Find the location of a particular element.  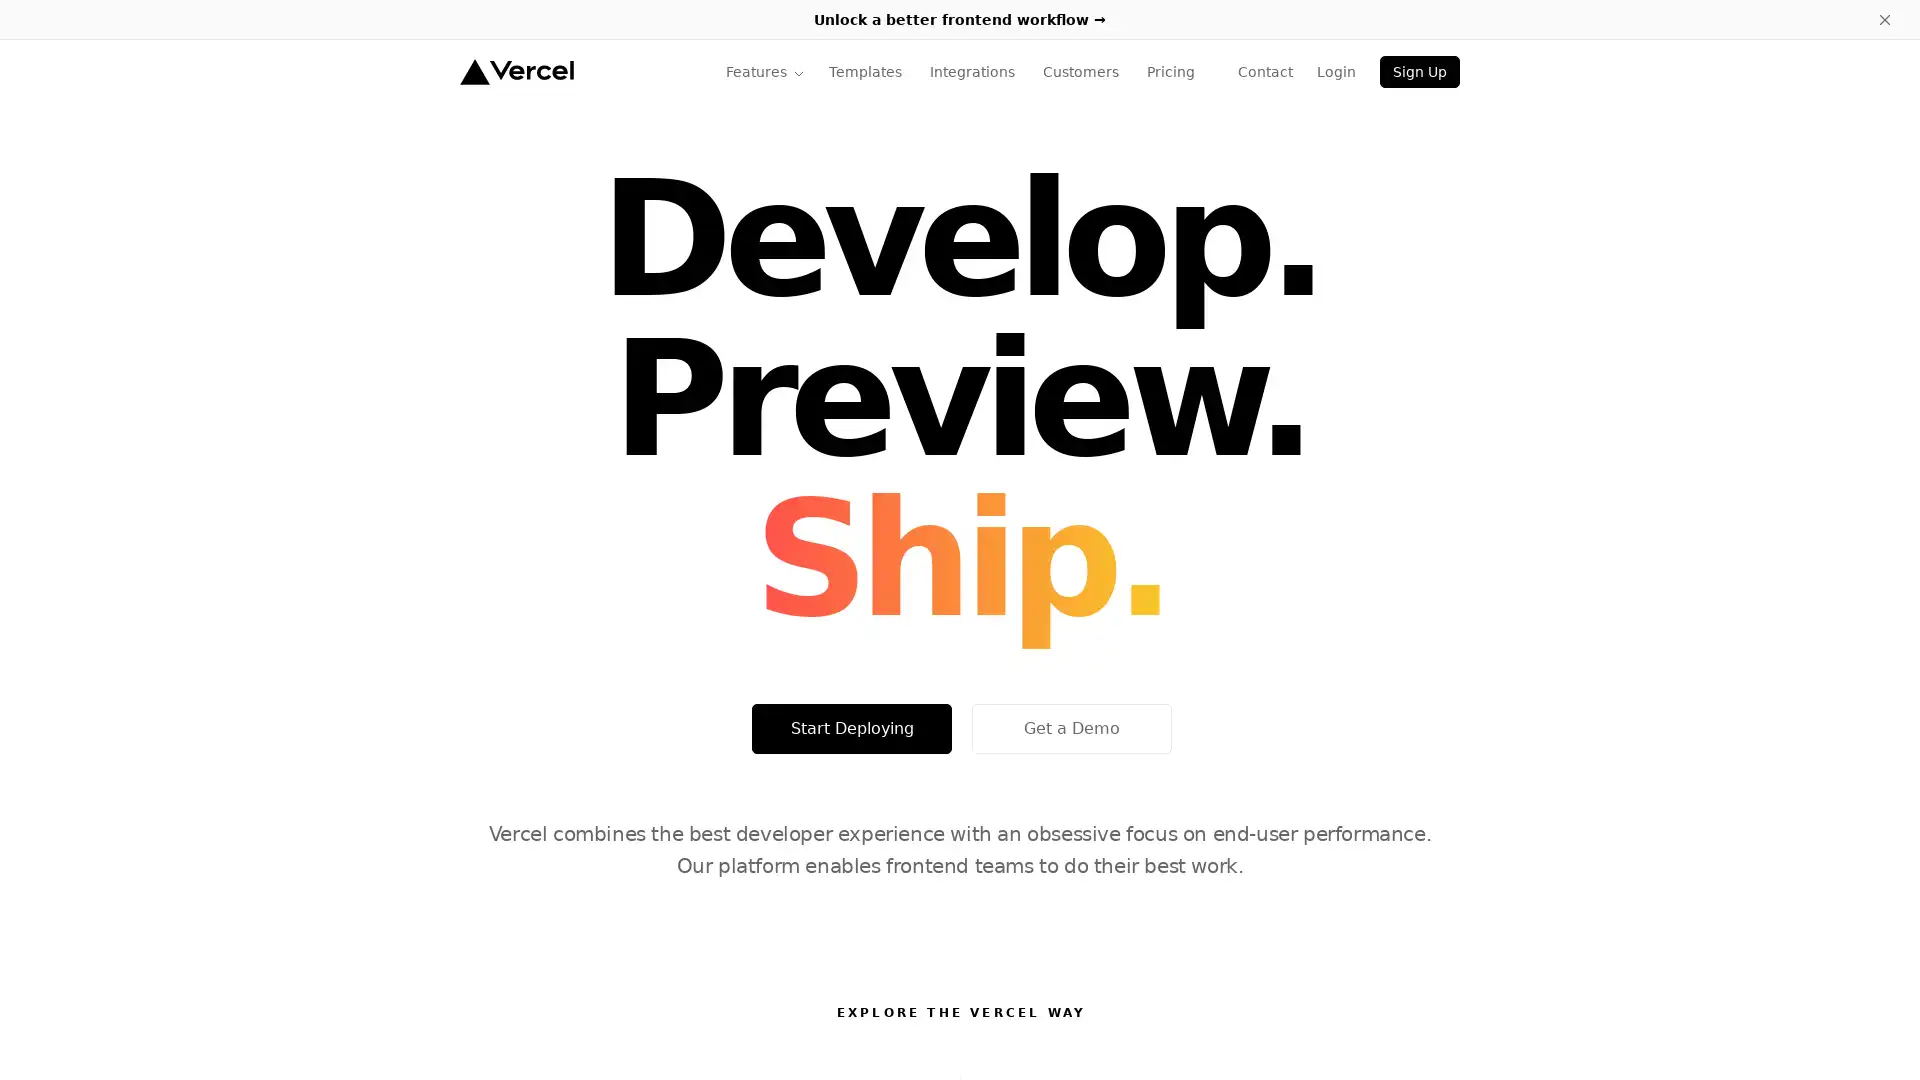

Sign Up is located at coordinates (1419, 71).